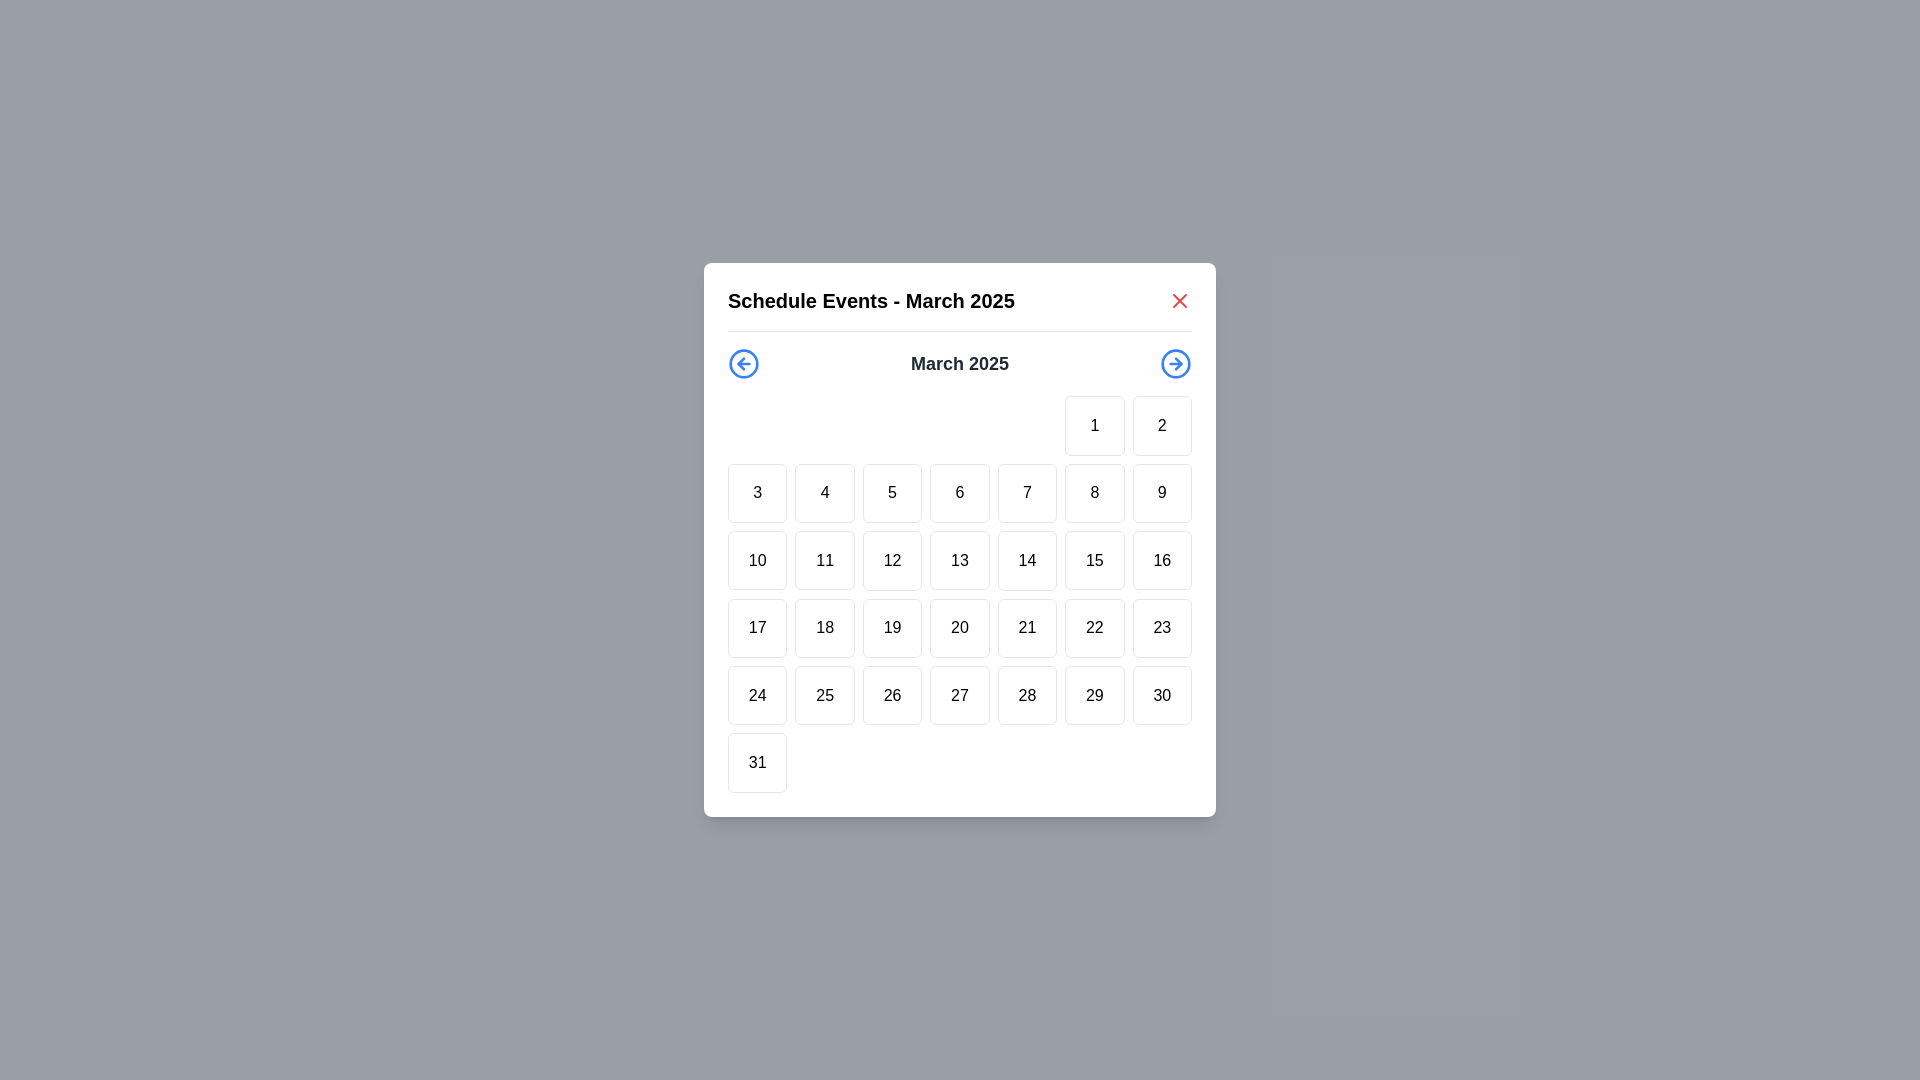 This screenshot has height=1080, width=1920. What do you see at coordinates (756, 560) in the screenshot?
I see `the square-shaped calendar cell displaying the number '10'` at bounding box center [756, 560].